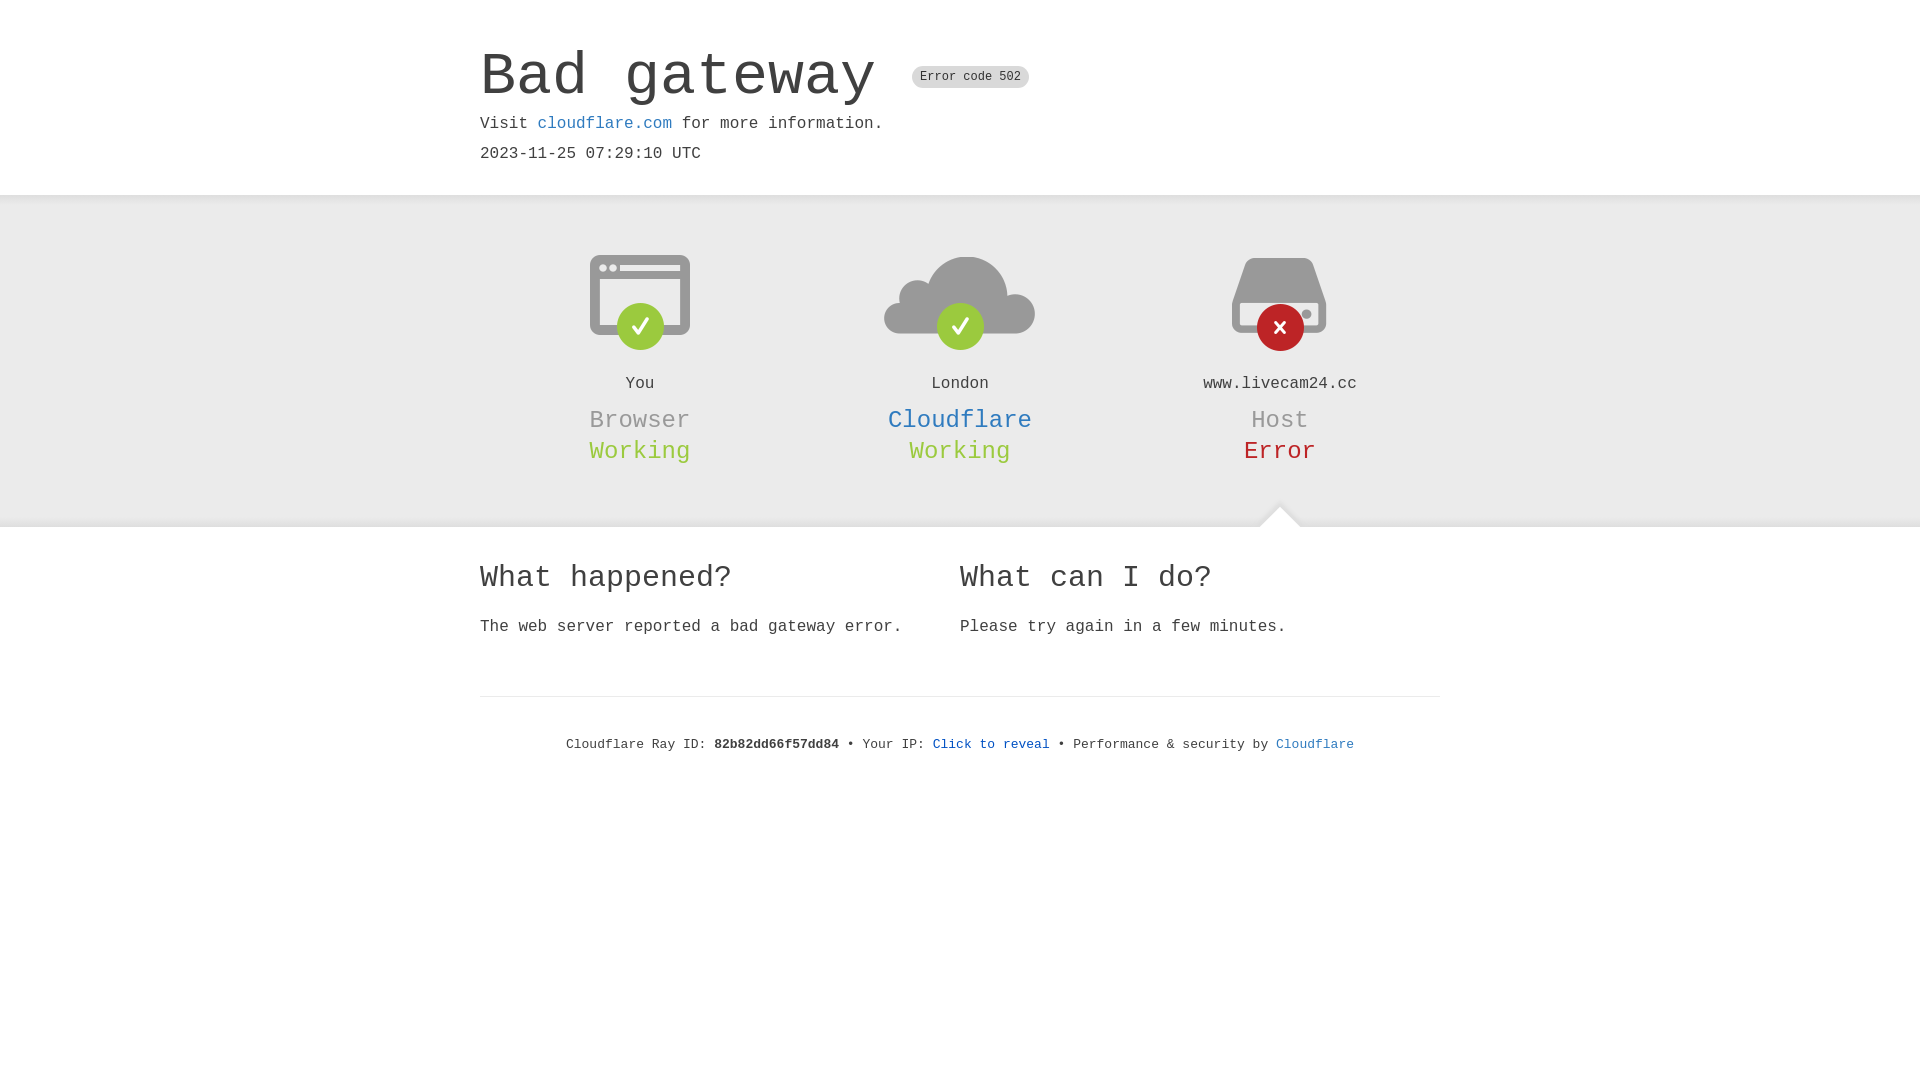 This screenshot has height=1080, width=1920. I want to click on 'Click to reveal', so click(991, 744).